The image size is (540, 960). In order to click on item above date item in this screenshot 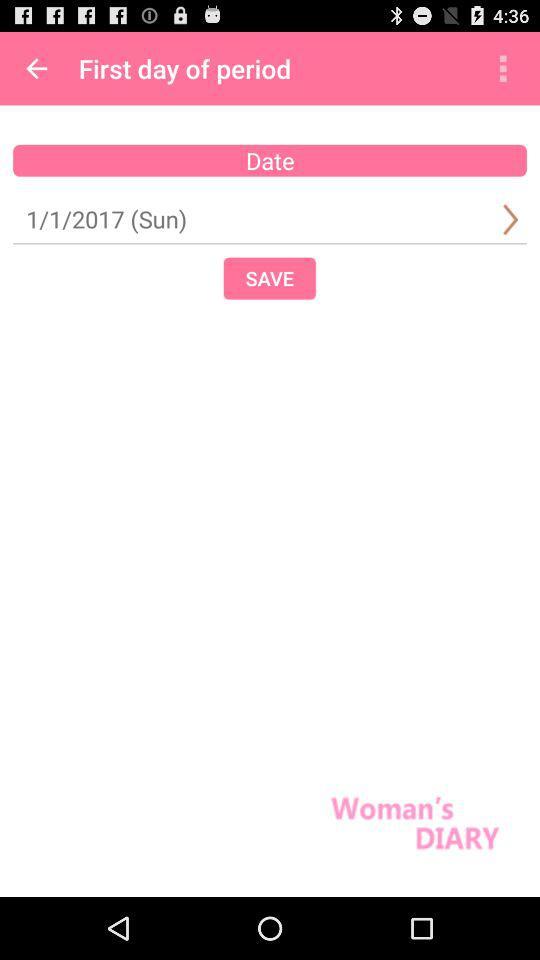, I will do `click(502, 68)`.